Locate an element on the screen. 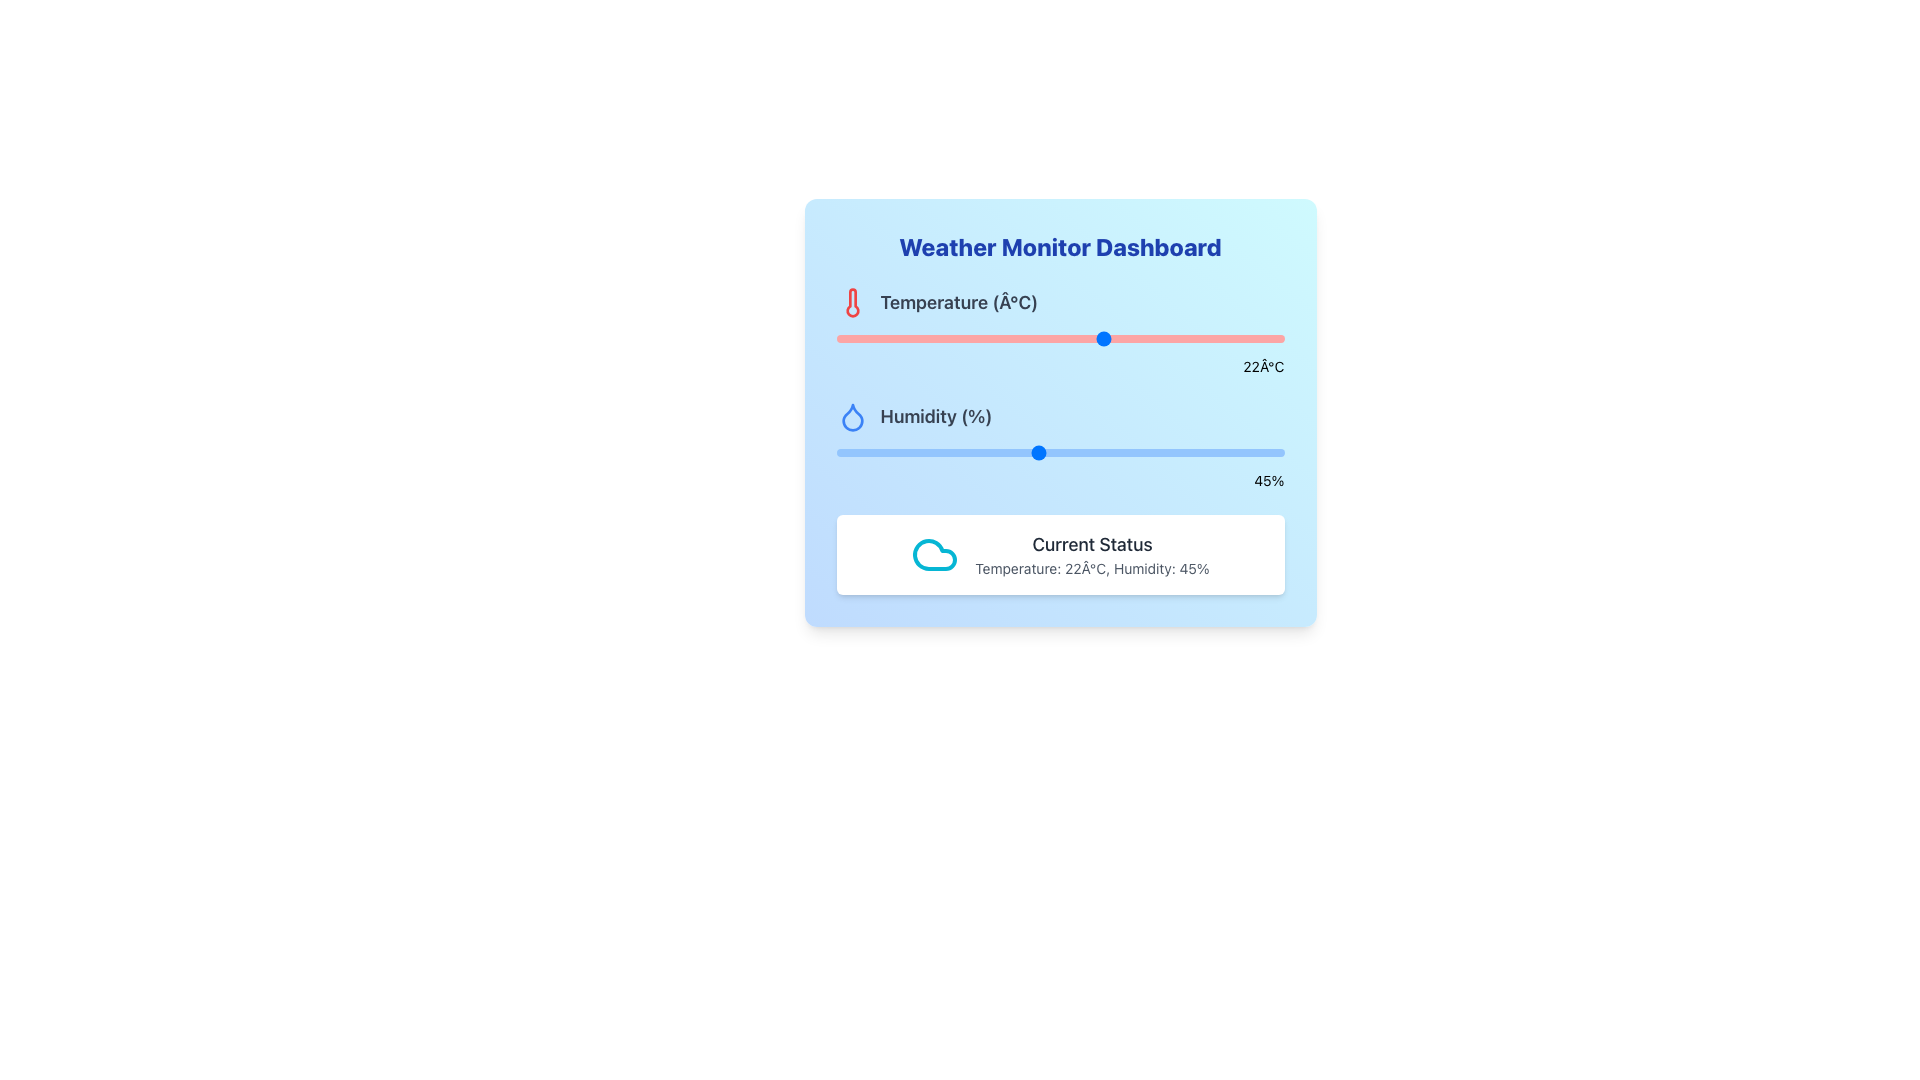 The image size is (1920, 1080). the temperature slider is located at coordinates (868, 338).